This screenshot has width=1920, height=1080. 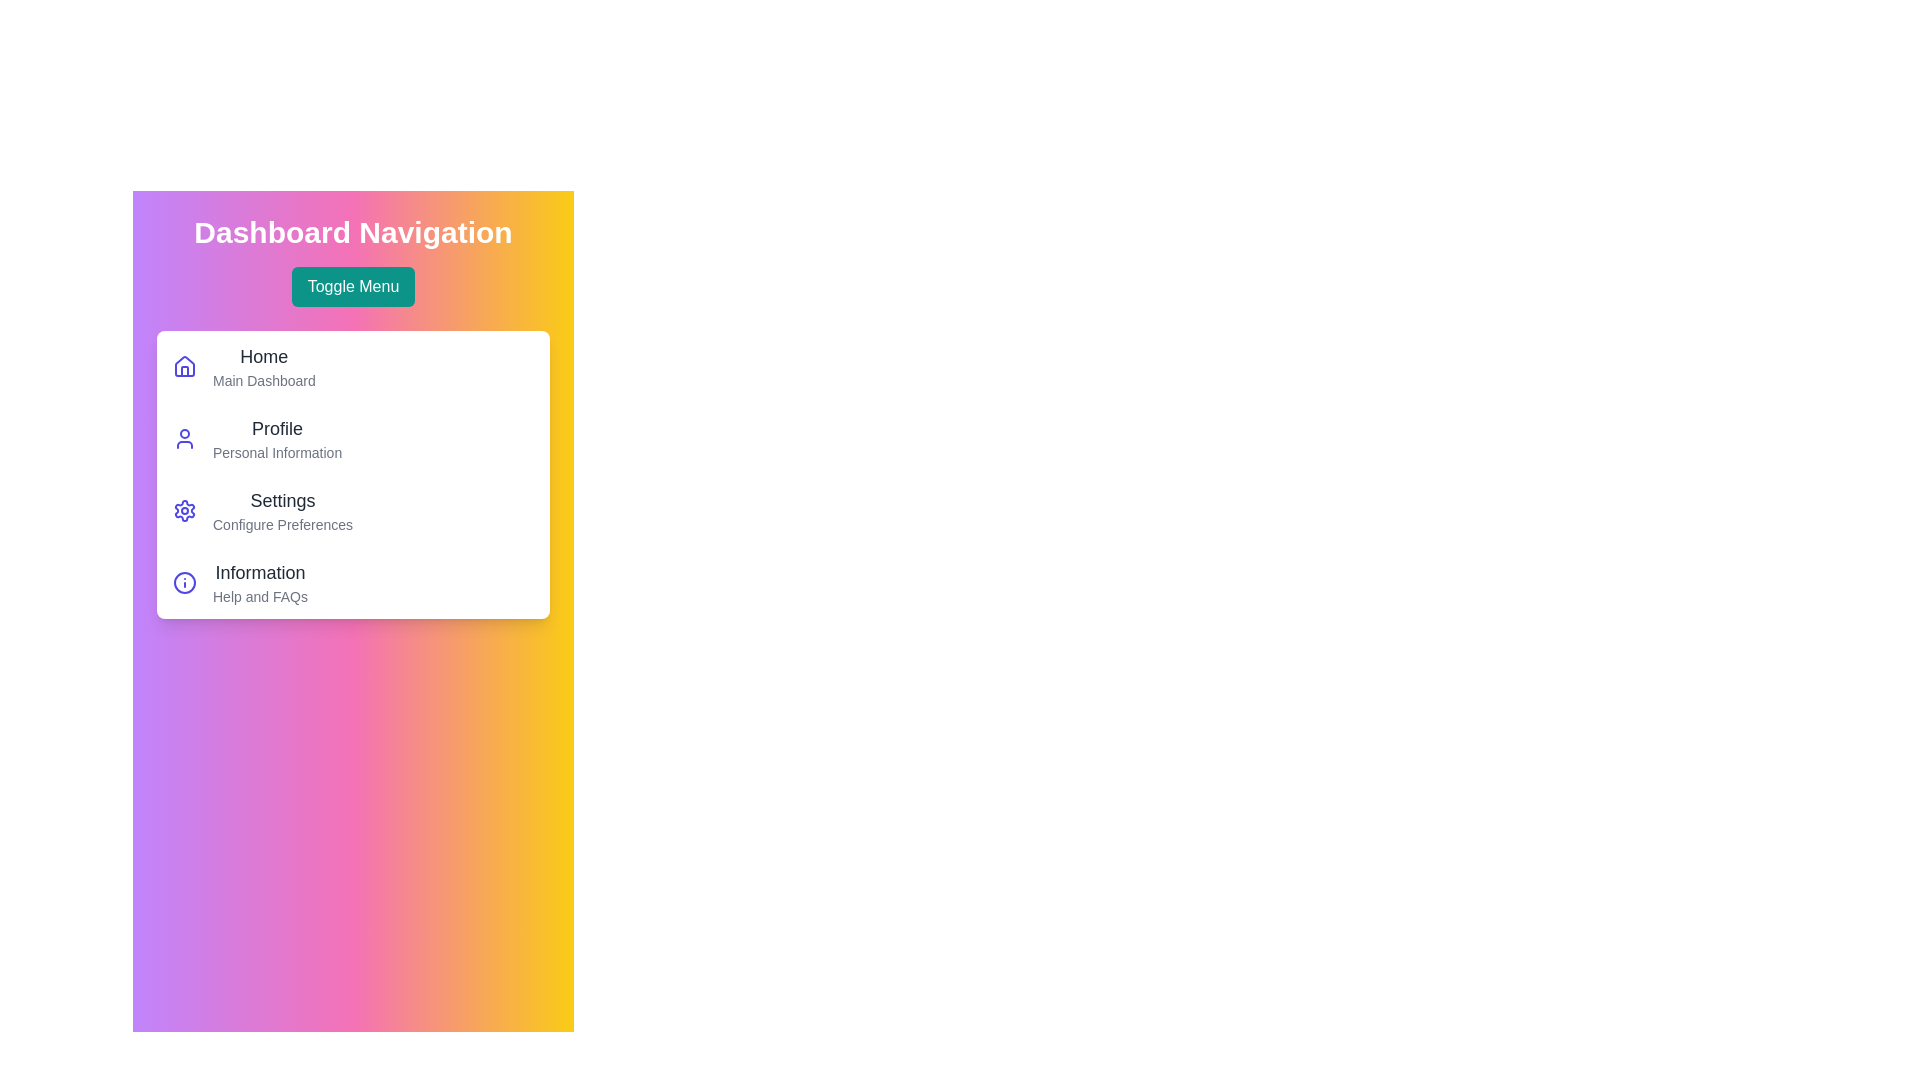 I want to click on the 'Toggle Menu' button to toggle the visibility of the menu, so click(x=353, y=286).